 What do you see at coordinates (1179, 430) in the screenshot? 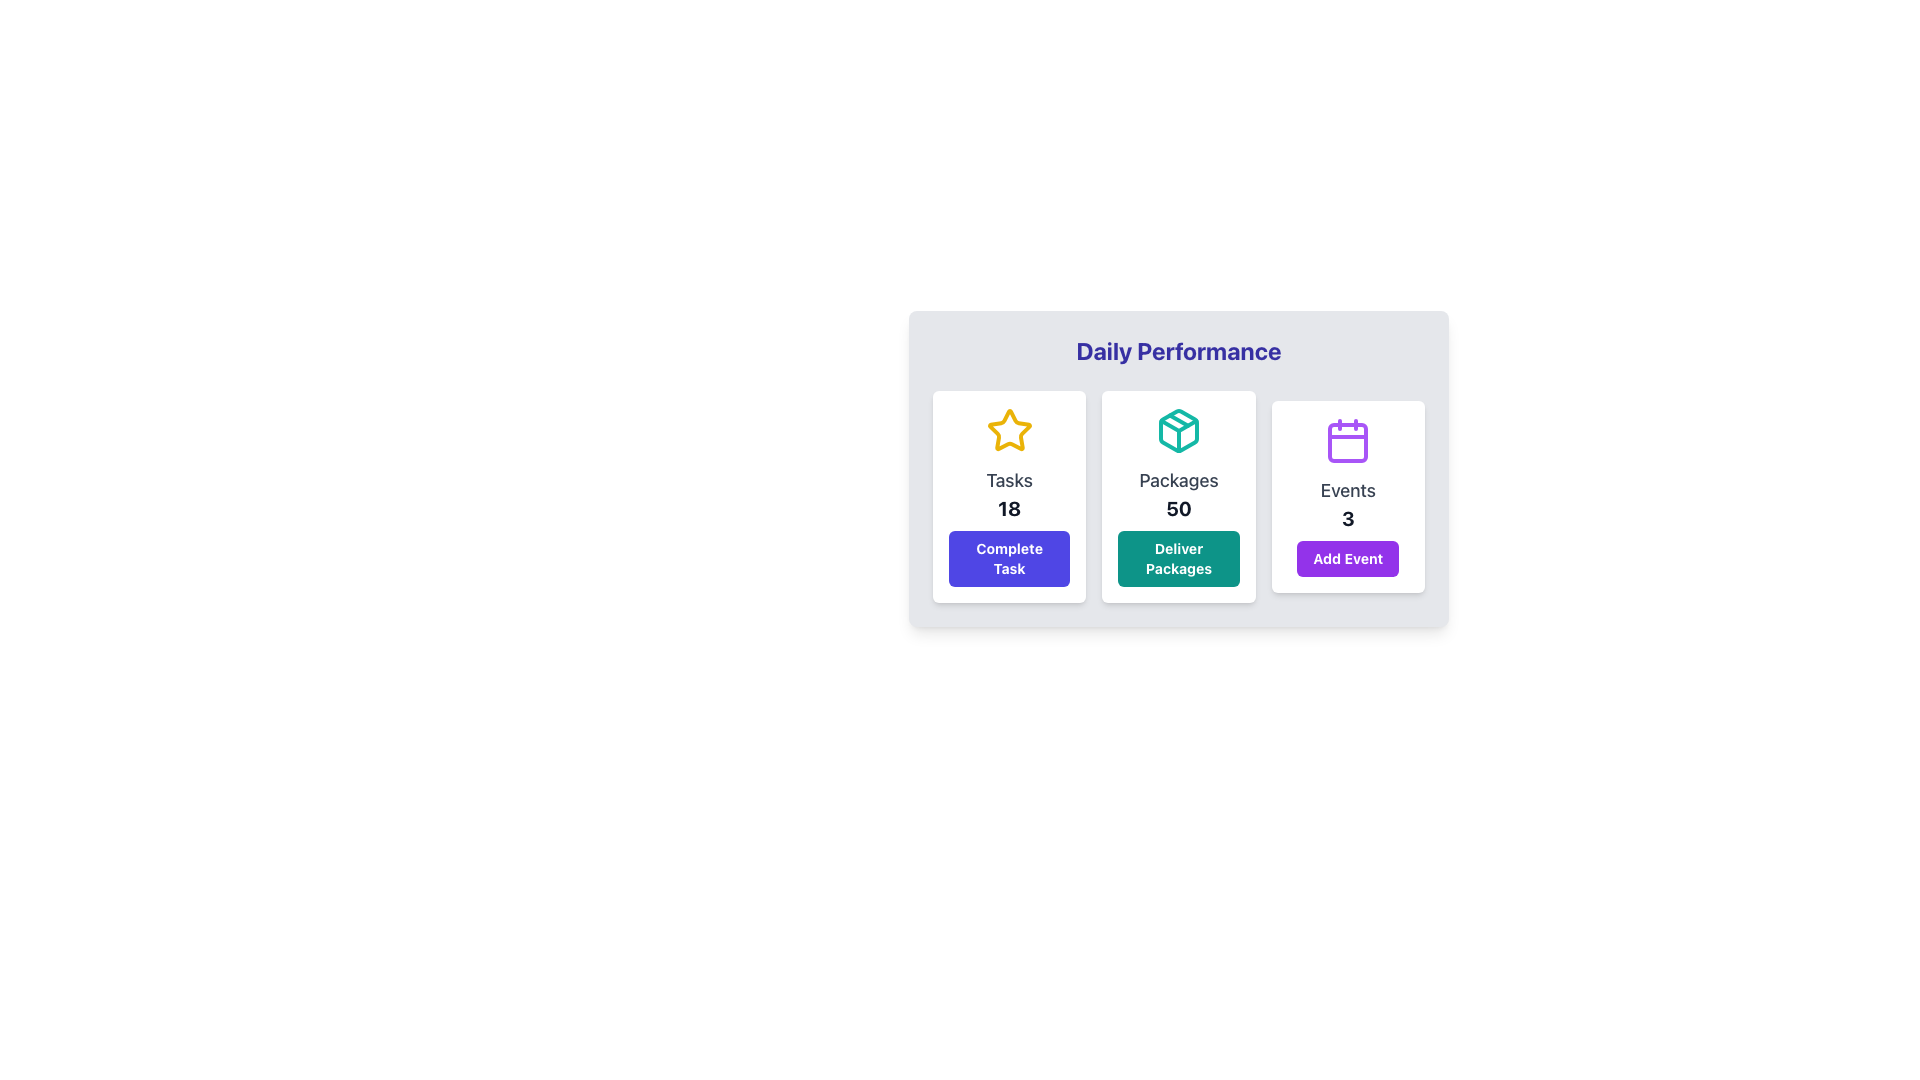
I see `description of the teal package icon located at the center of the 'Packages' card in the 'Daily Performance' interface` at bounding box center [1179, 430].